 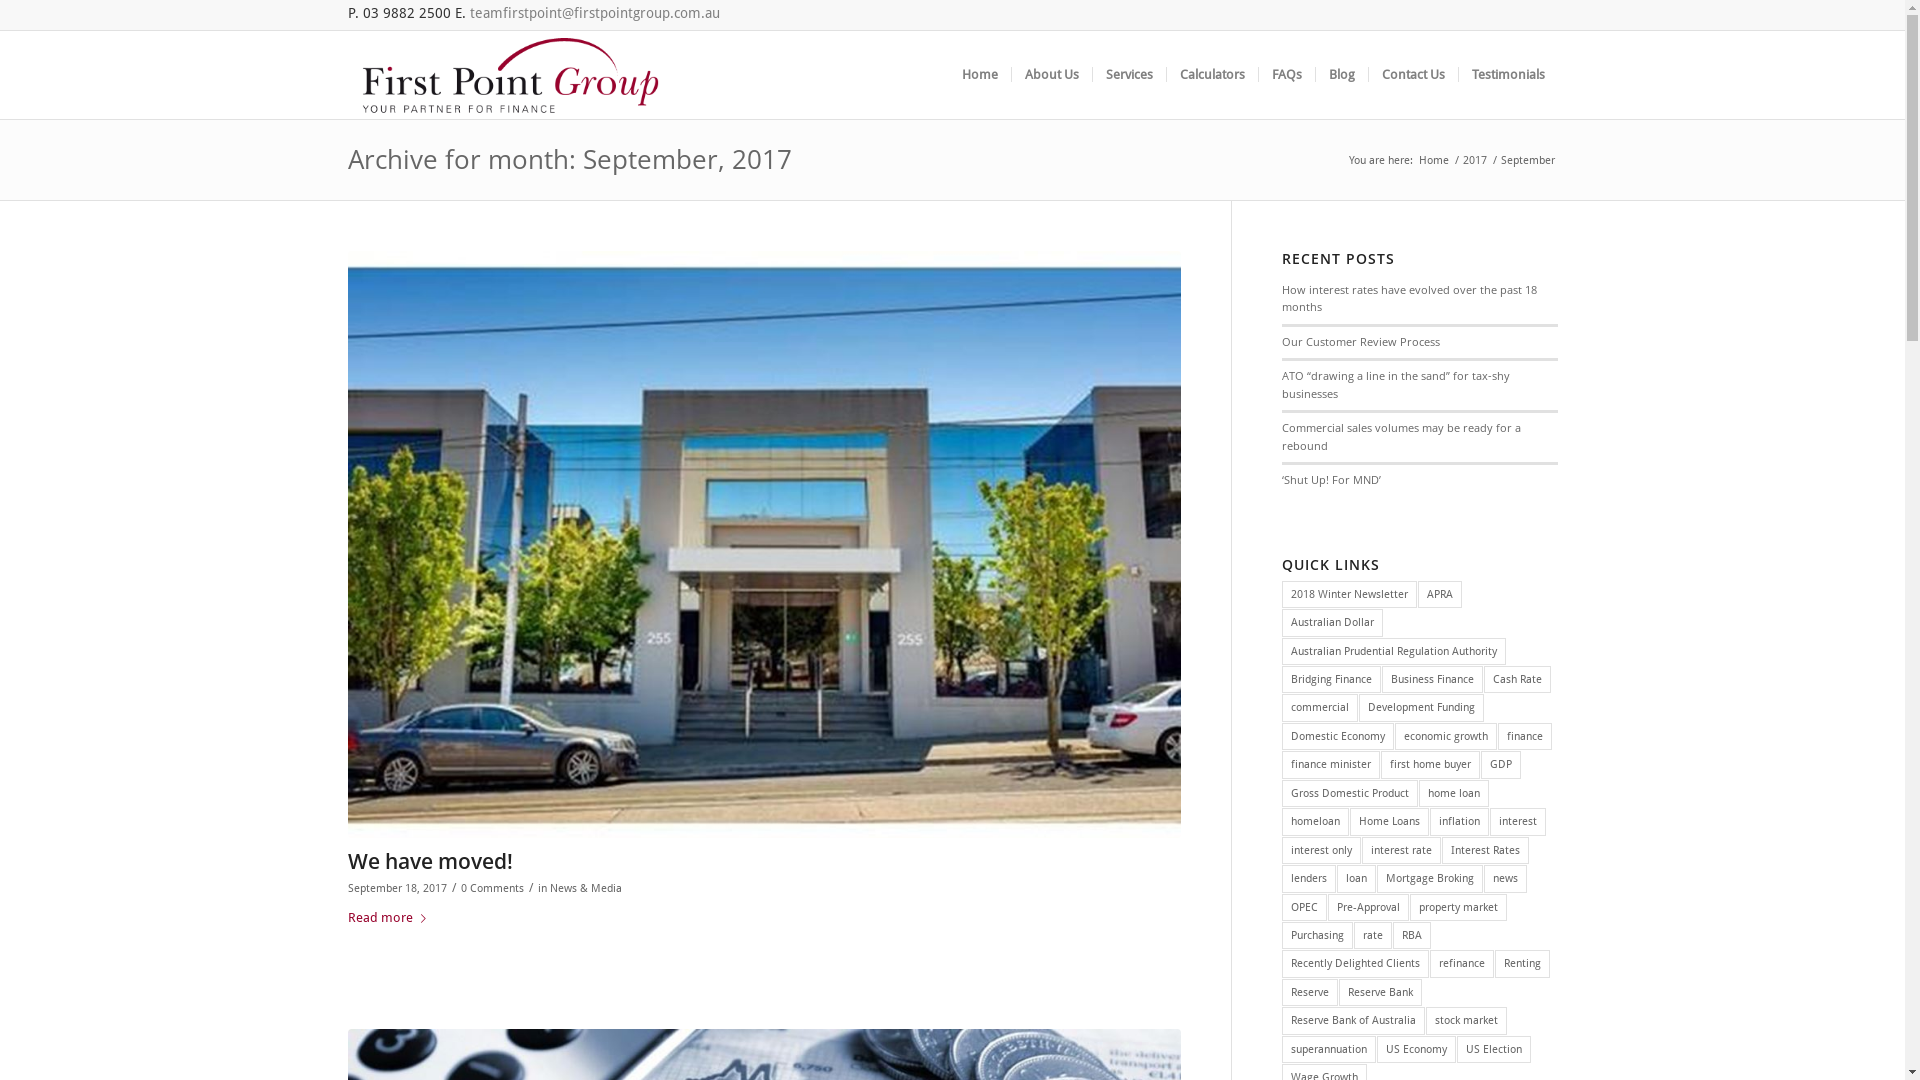 What do you see at coordinates (584, 887) in the screenshot?
I see `'News & Media'` at bounding box center [584, 887].